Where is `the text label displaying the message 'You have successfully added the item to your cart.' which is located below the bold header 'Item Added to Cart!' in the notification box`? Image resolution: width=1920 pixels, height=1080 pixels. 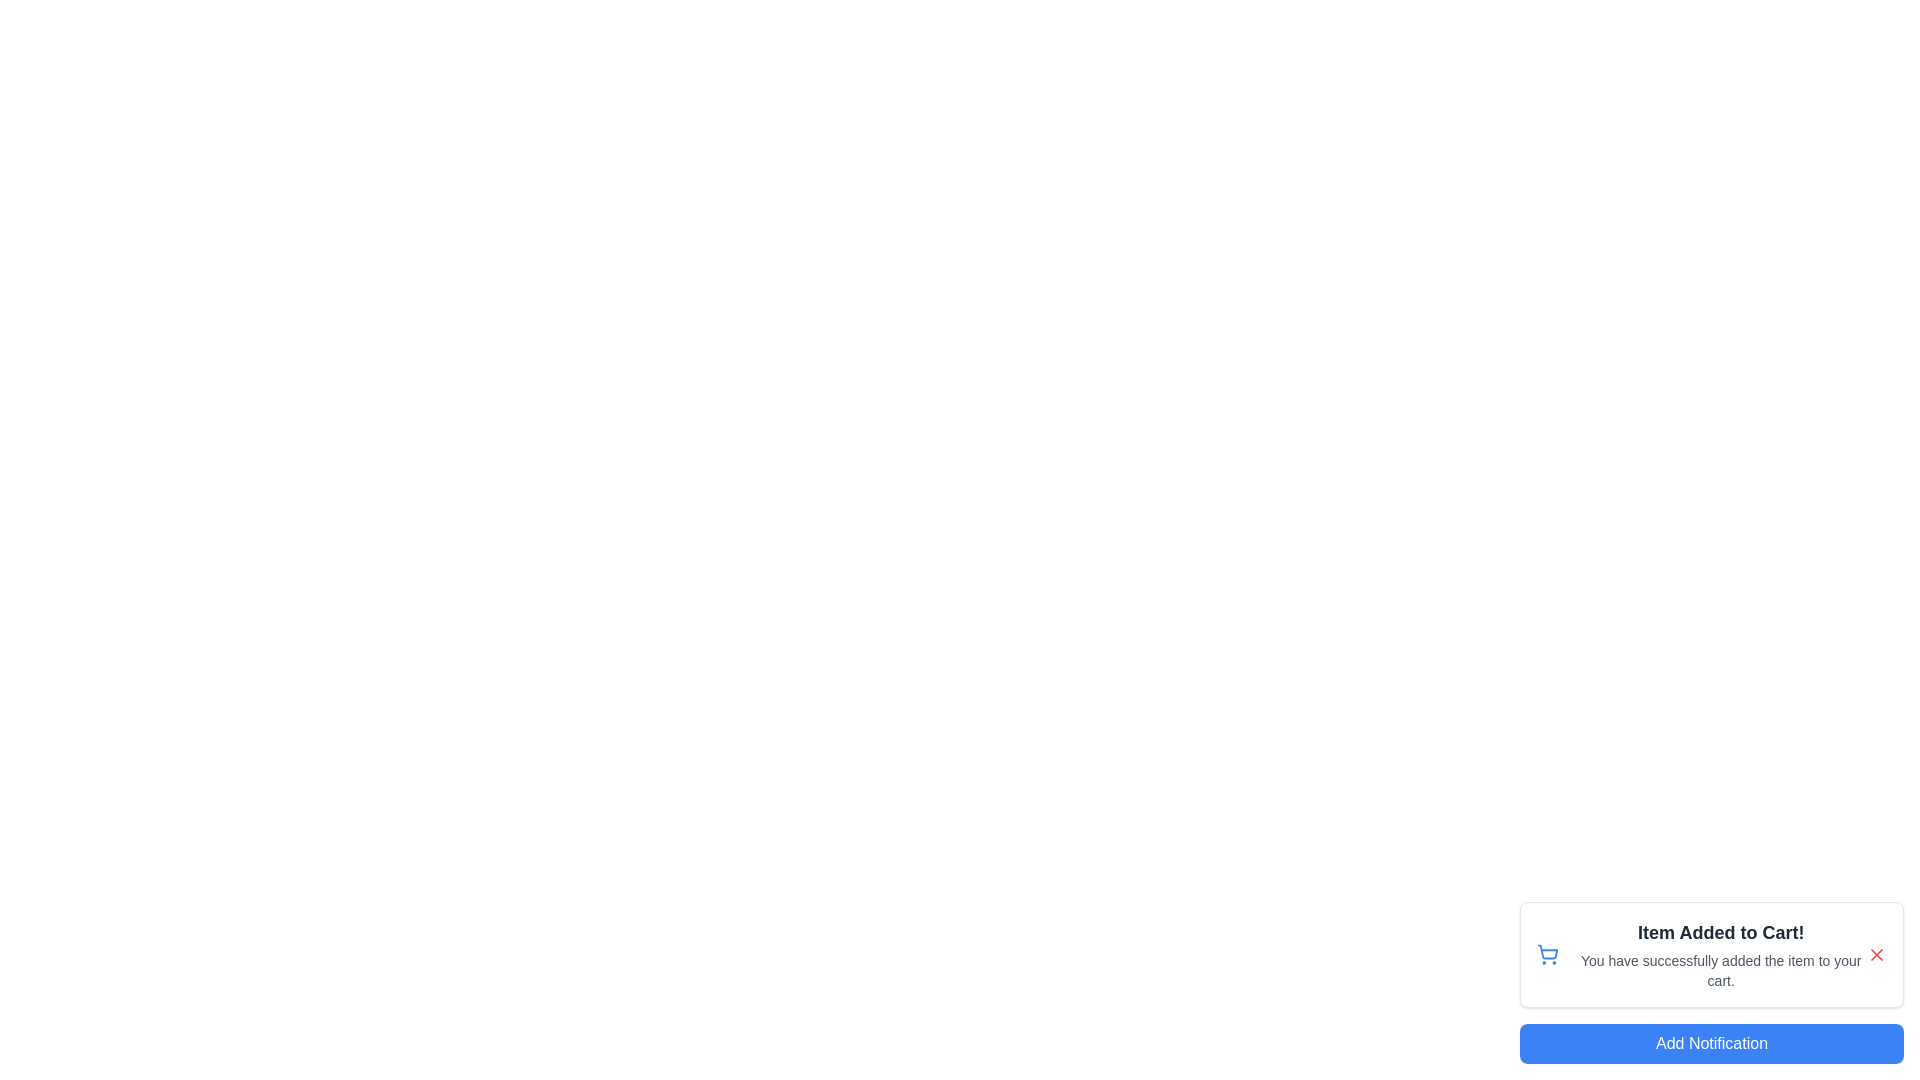 the text label displaying the message 'You have successfully added the item to your cart.' which is located below the bold header 'Item Added to Cart!' in the notification box is located at coordinates (1720, 970).